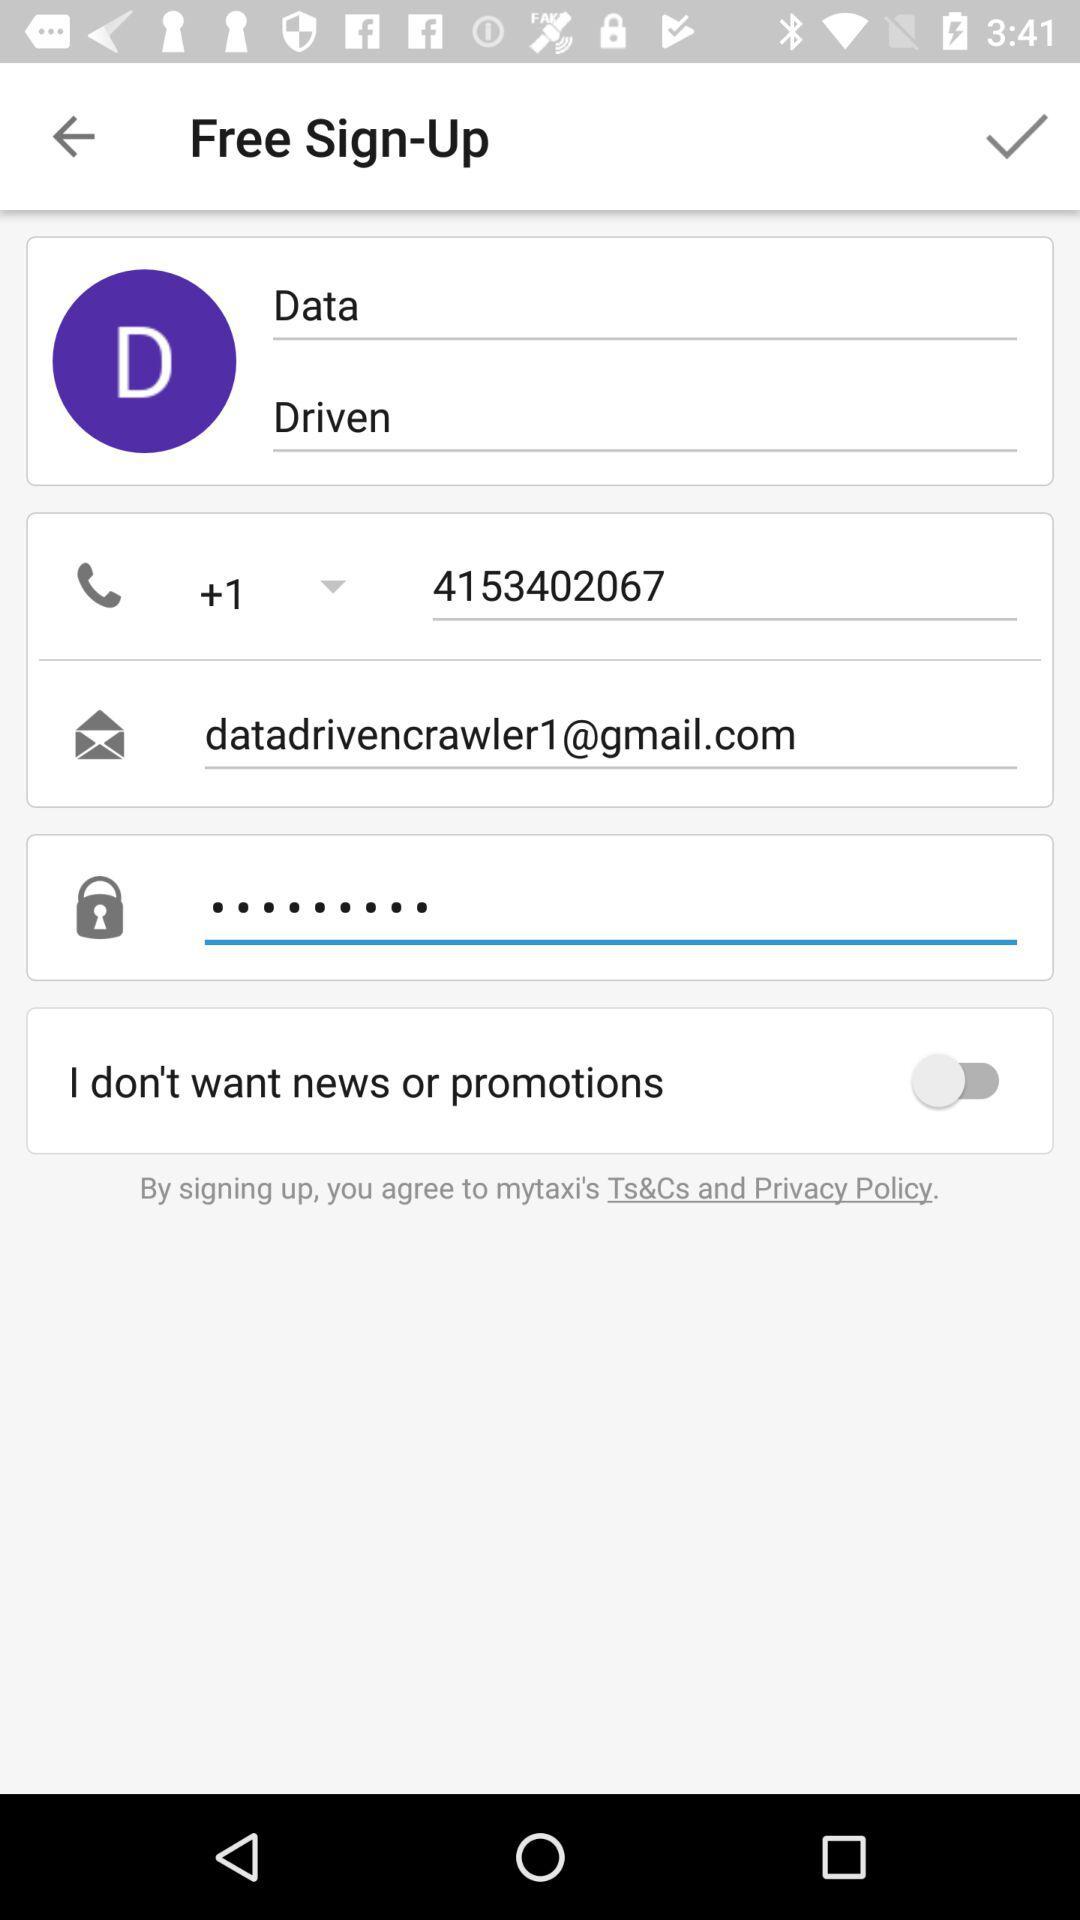  What do you see at coordinates (1017, 135) in the screenshot?
I see `item next to the free sign-up icon` at bounding box center [1017, 135].